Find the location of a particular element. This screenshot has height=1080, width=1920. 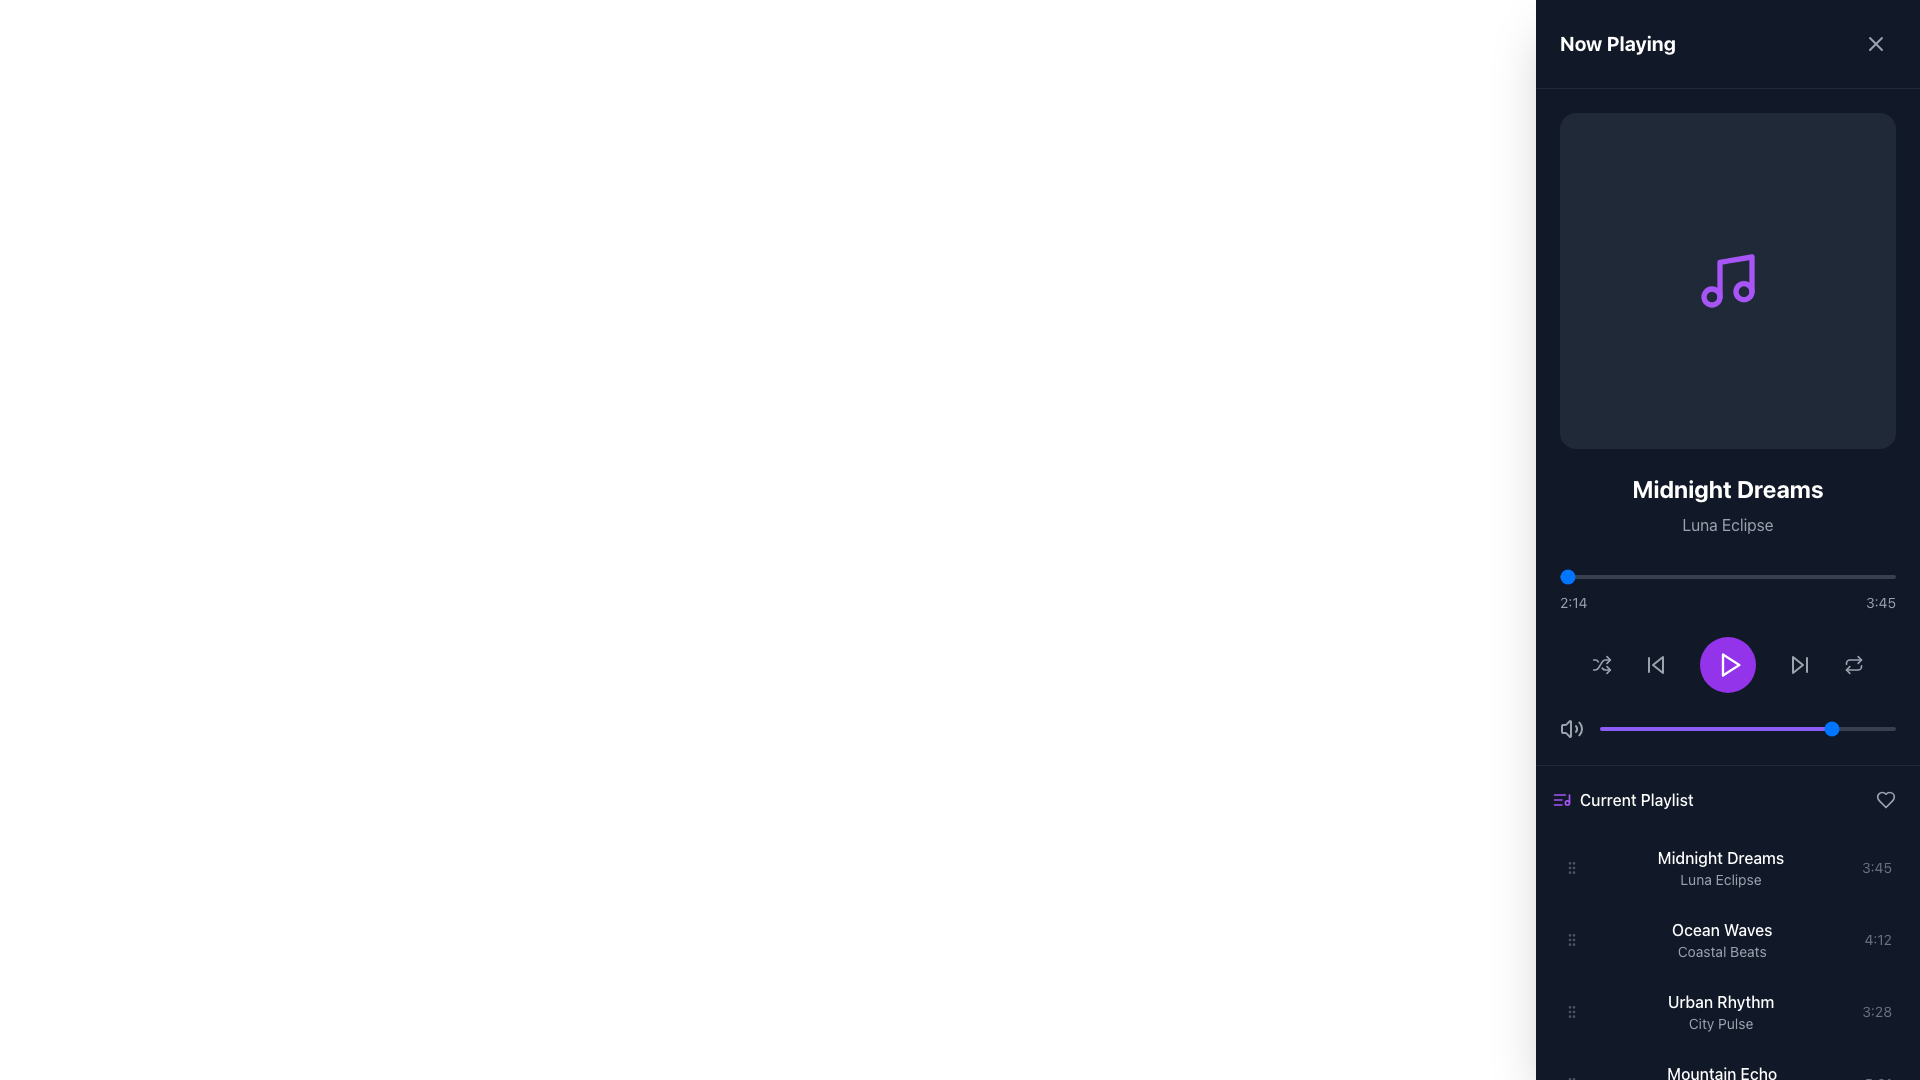

the heart-shaped icon on the right side of the 'Current Playlist' section to mark or unmark it as favorite is located at coordinates (1885, 798).